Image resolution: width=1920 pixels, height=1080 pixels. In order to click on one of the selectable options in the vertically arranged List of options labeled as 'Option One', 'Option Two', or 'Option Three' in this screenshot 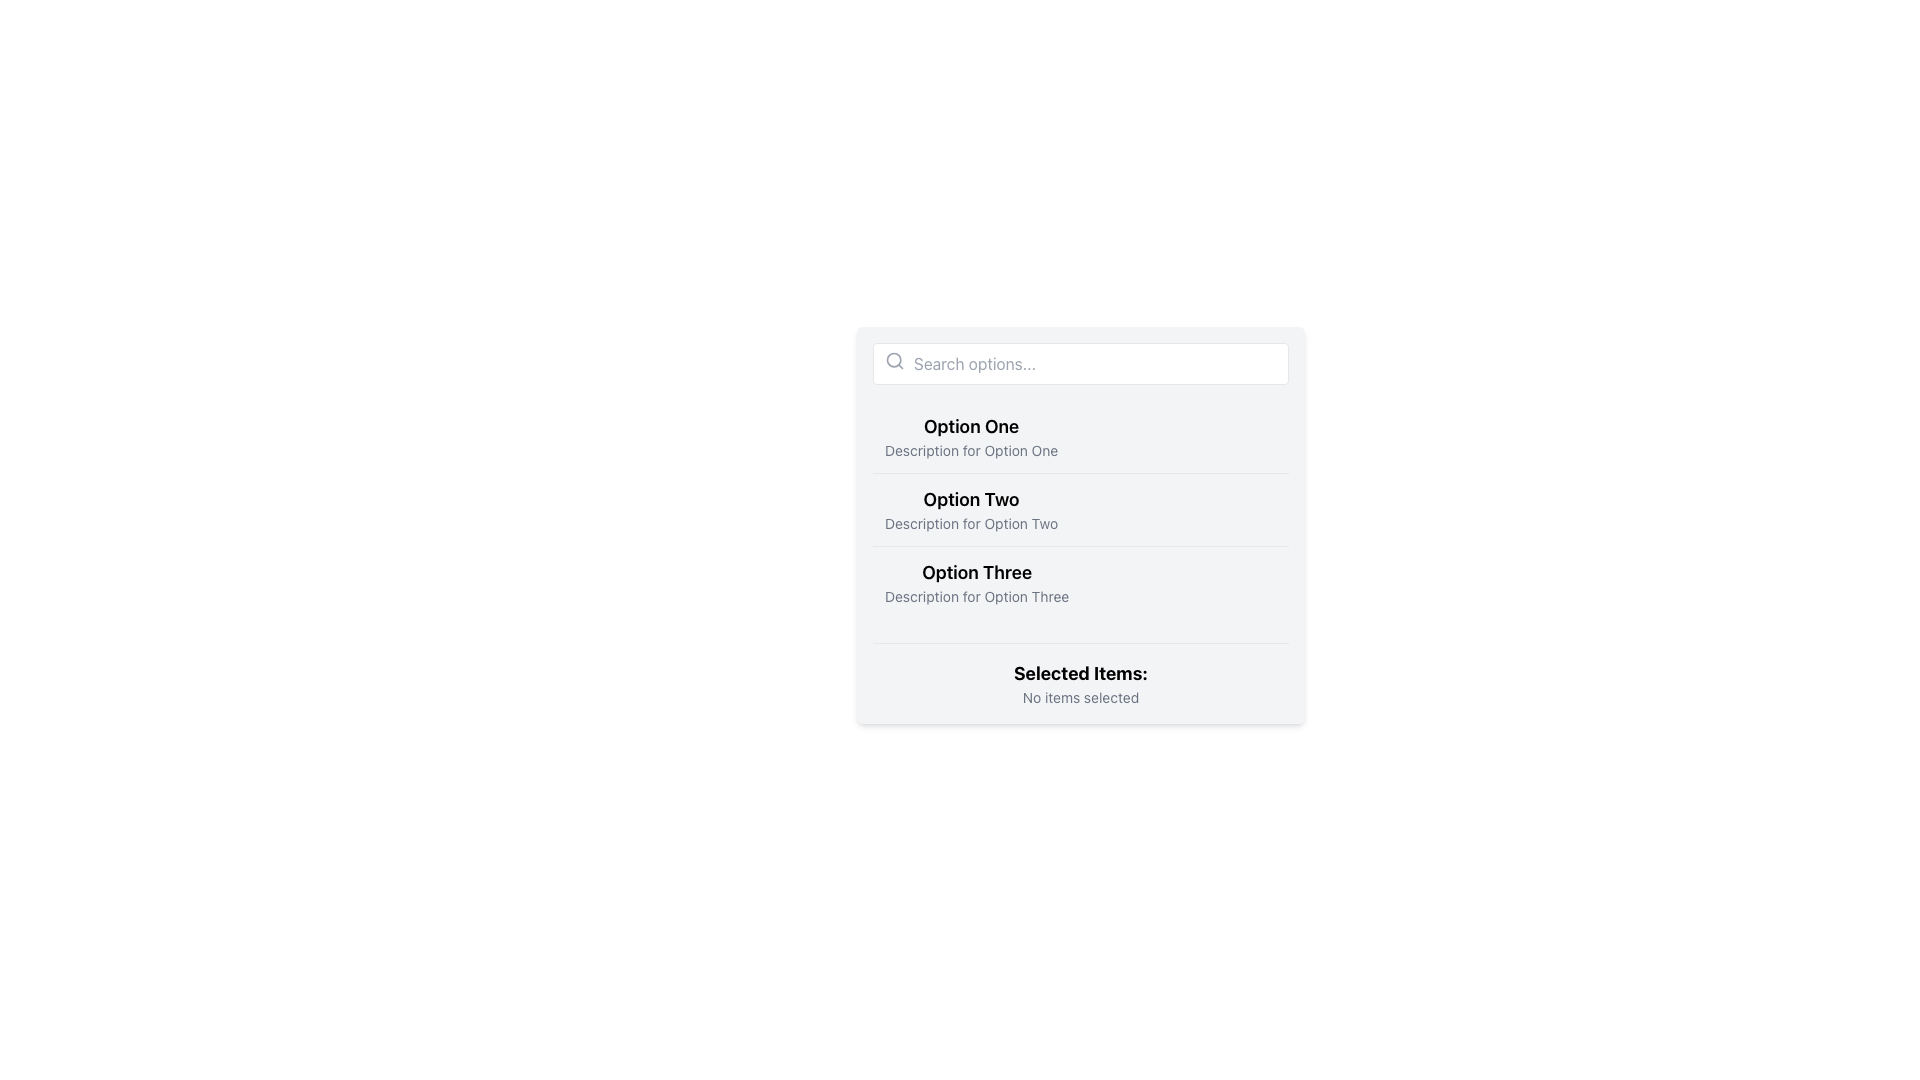, I will do `click(1079, 523)`.